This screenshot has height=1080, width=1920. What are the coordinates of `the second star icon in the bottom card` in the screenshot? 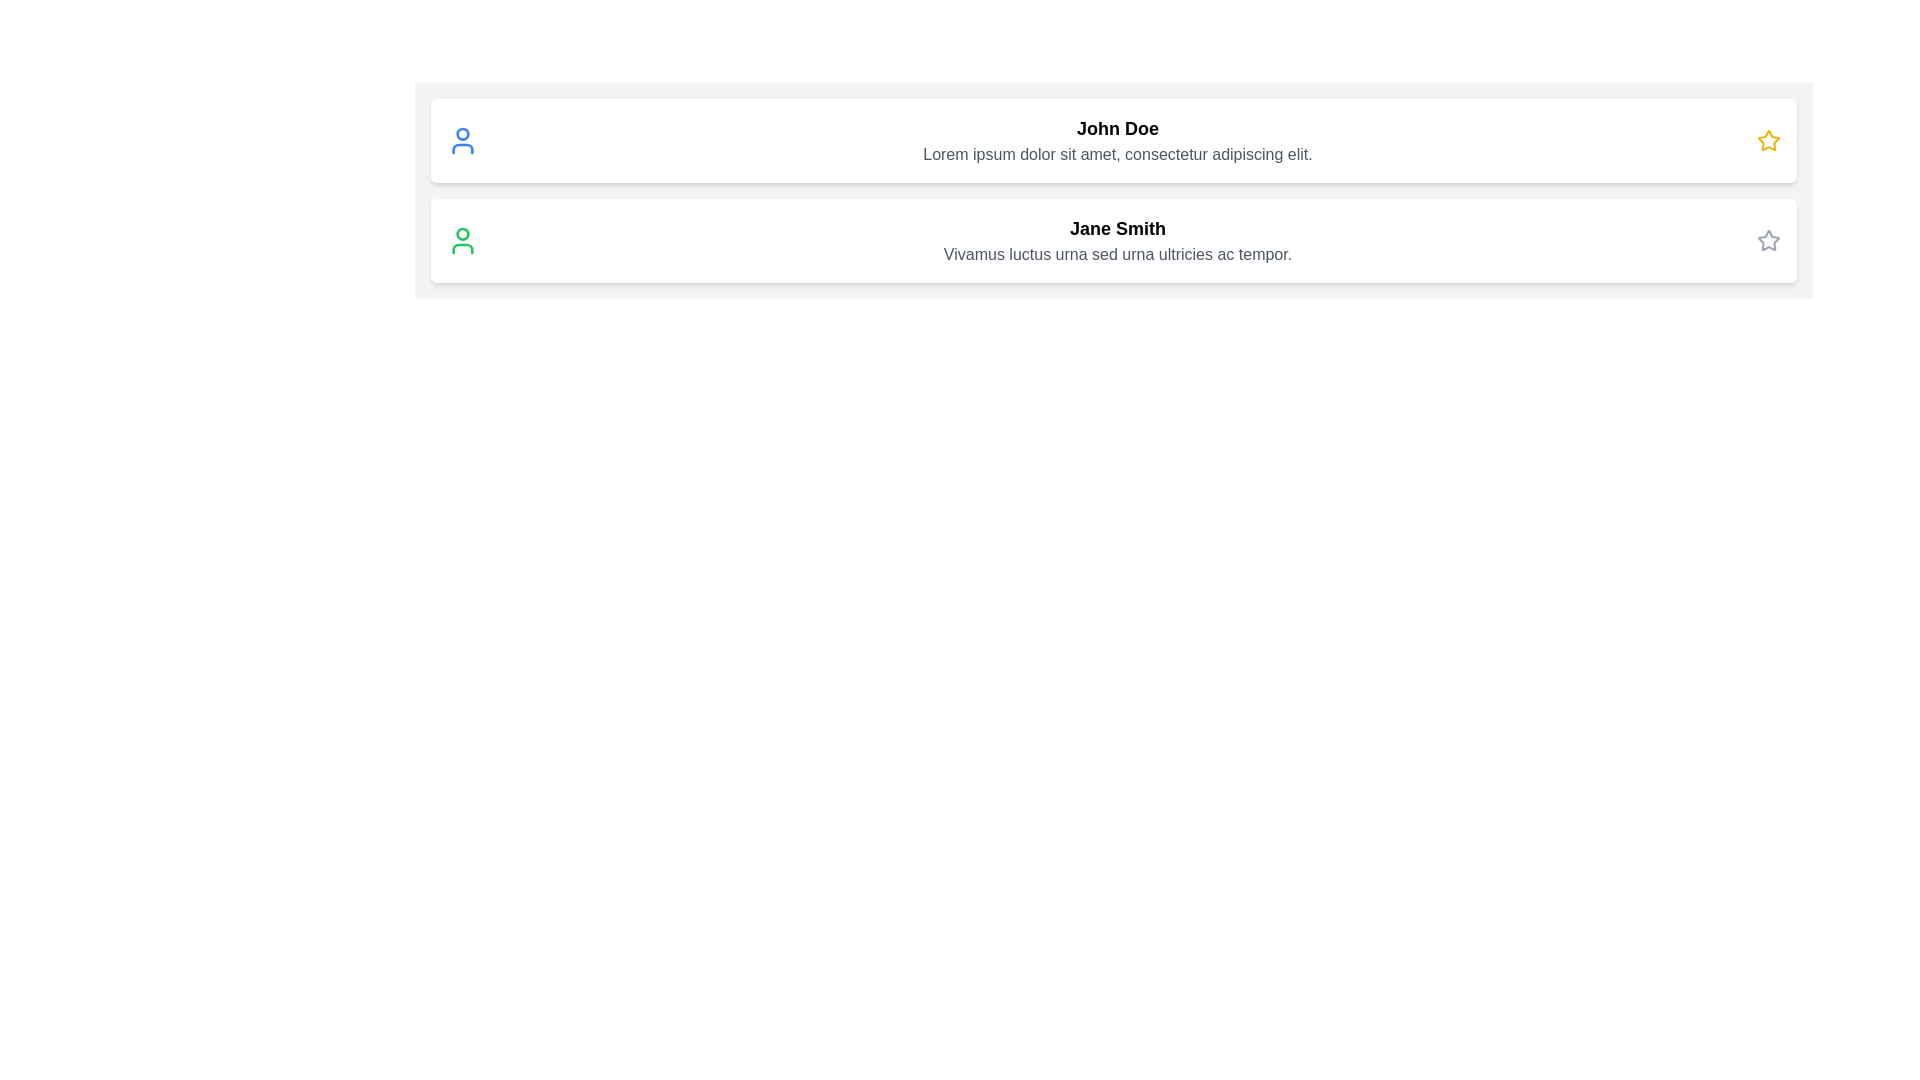 It's located at (1769, 239).